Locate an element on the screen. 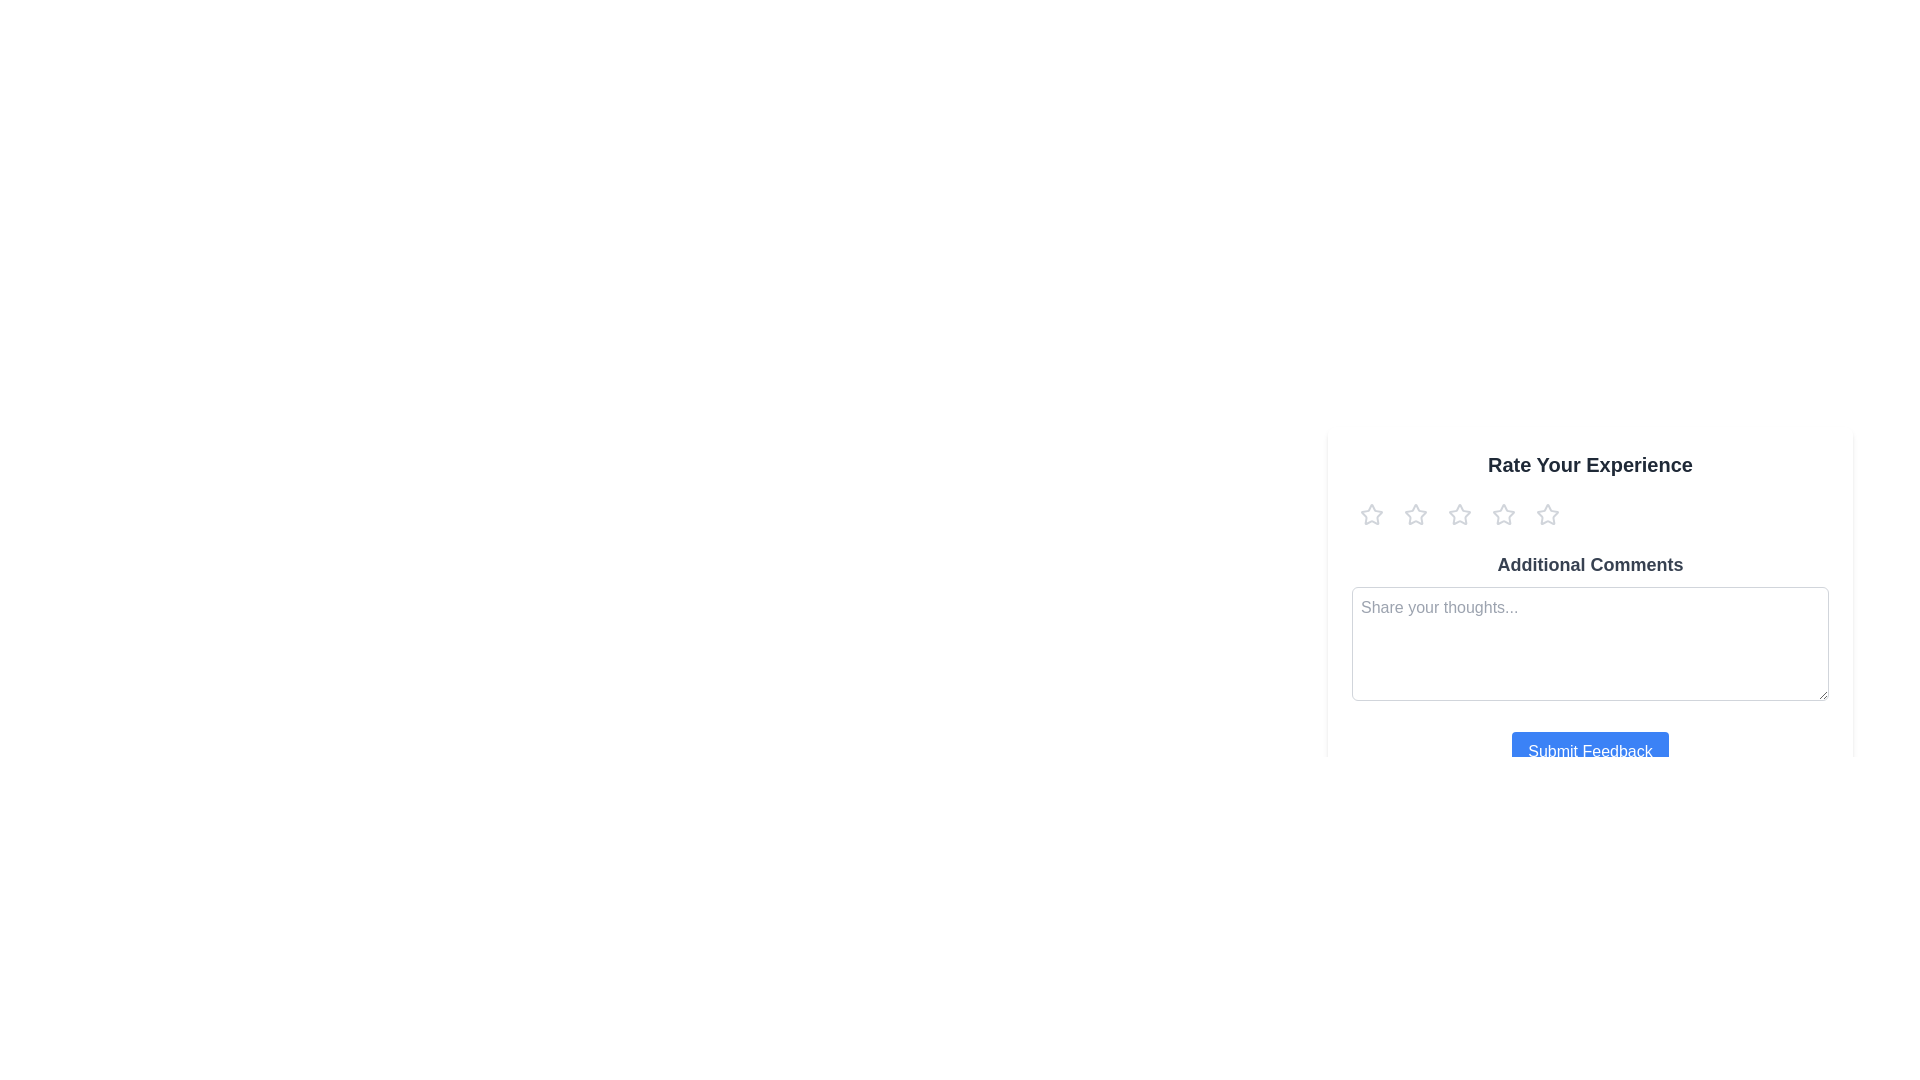 Image resolution: width=1920 pixels, height=1080 pixels. the fourth star icon in the rating system is located at coordinates (1503, 514).